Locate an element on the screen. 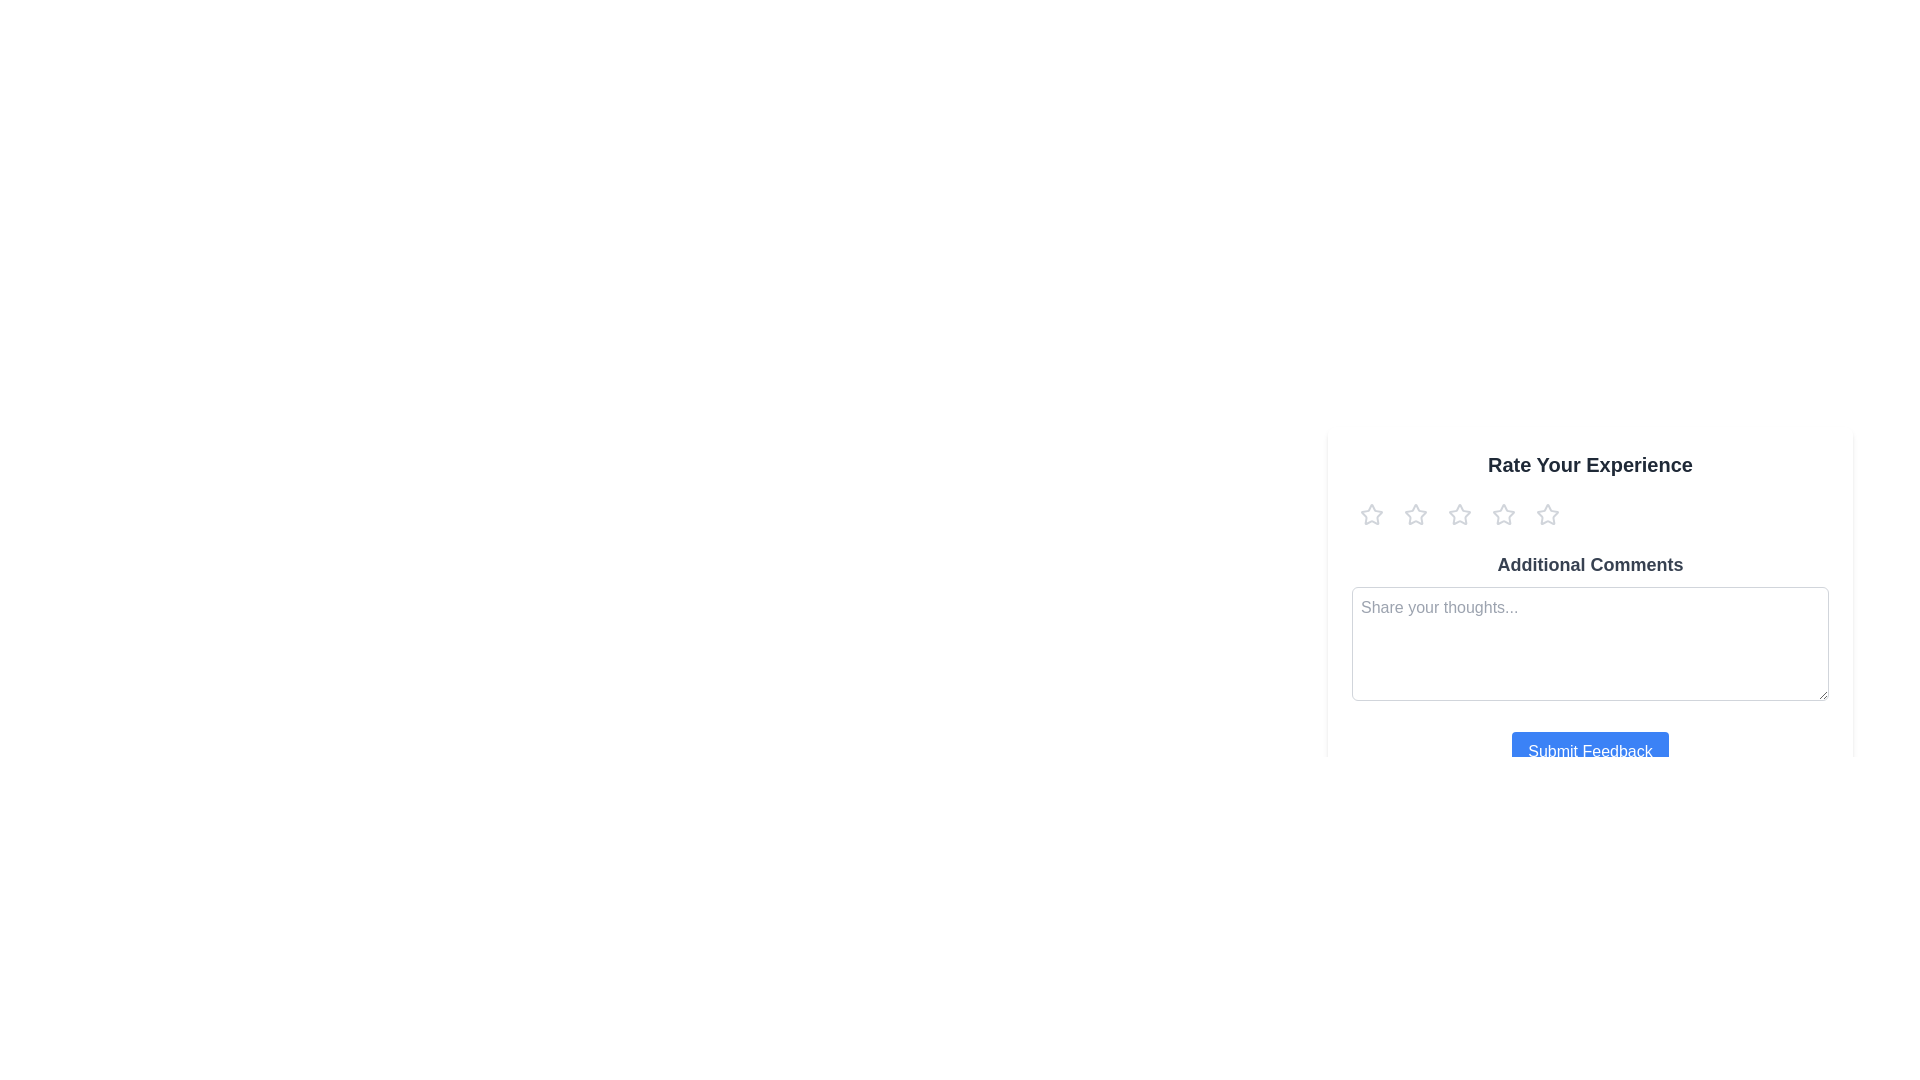 Image resolution: width=1920 pixels, height=1080 pixels. the fourth star icon in the rating system is located at coordinates (1503, 514).